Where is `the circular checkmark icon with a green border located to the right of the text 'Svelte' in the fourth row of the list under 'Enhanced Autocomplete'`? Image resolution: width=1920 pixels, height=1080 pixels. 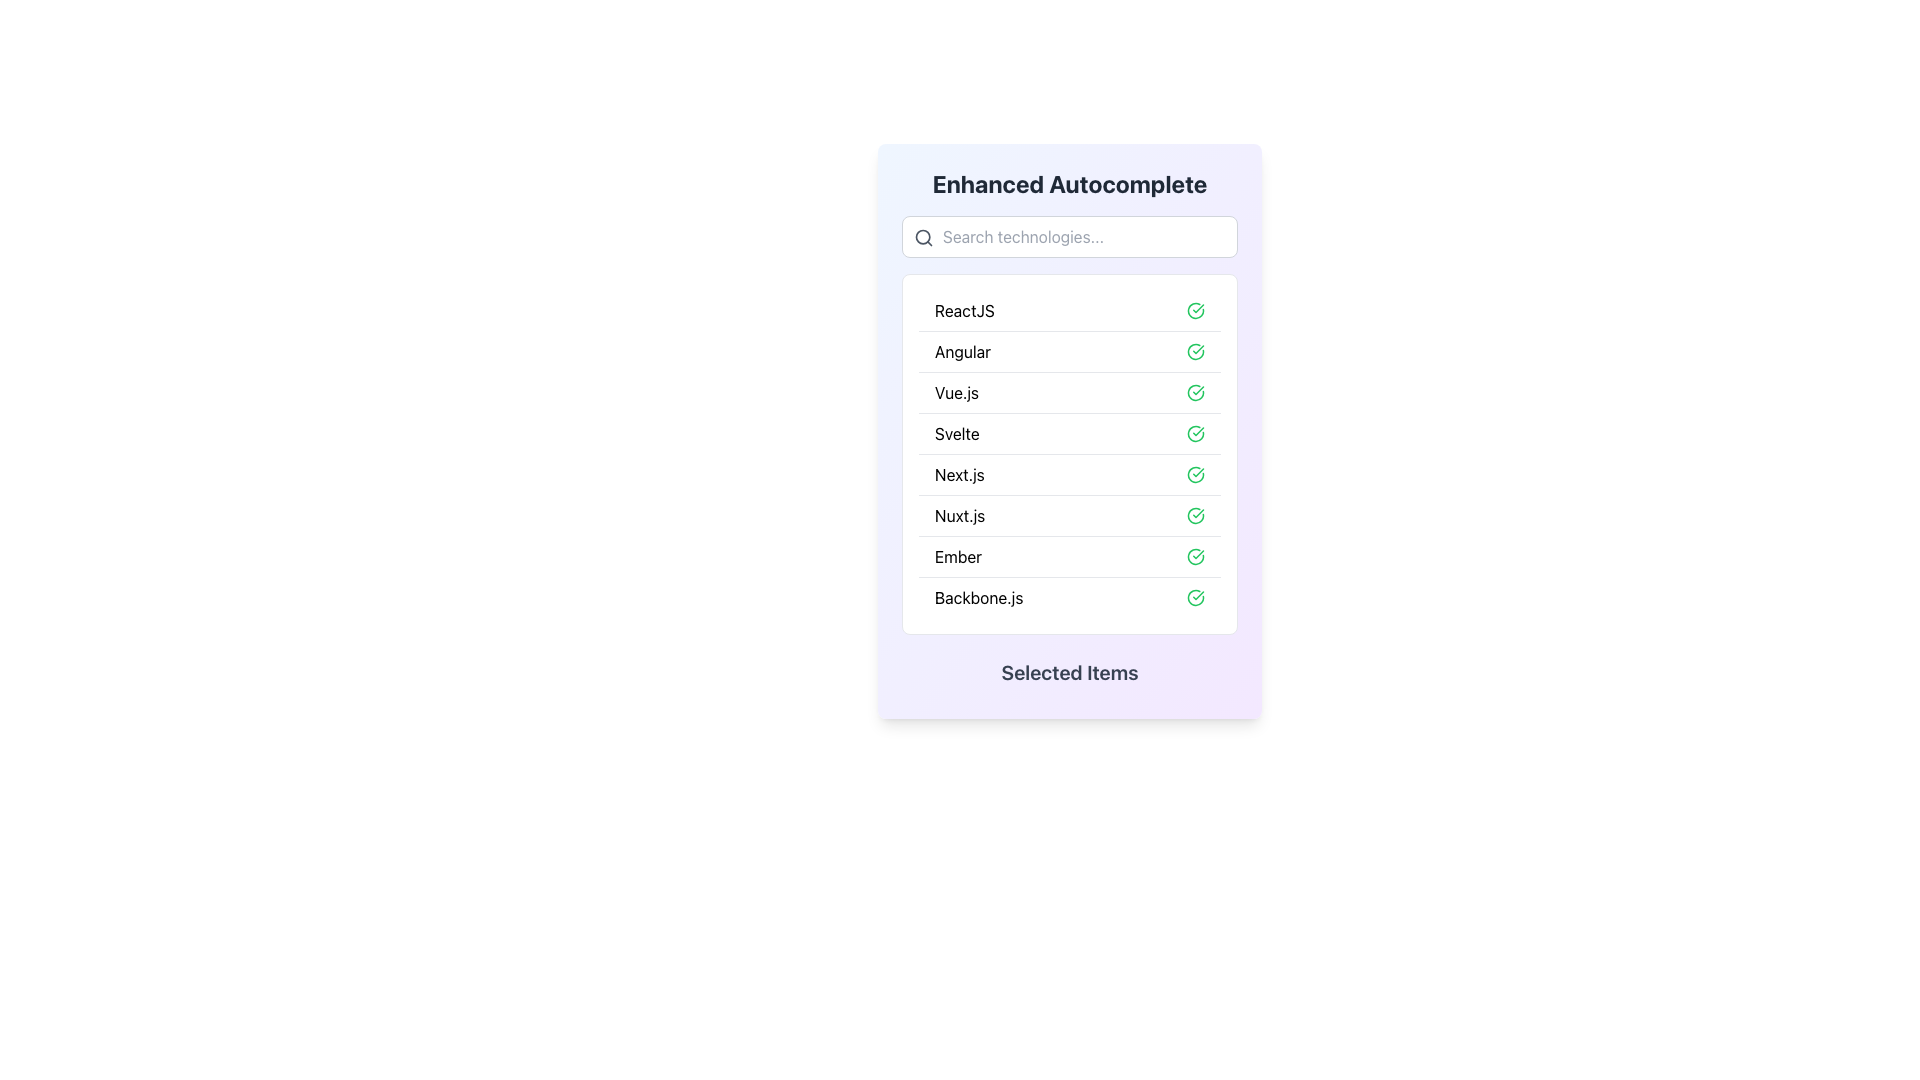
the circular checkmark icon with a green border located to the right of the text 'Svelte' in the fourth row of the list under 'Enhanced Autocomplete' is located at coordinates (1195, 433).